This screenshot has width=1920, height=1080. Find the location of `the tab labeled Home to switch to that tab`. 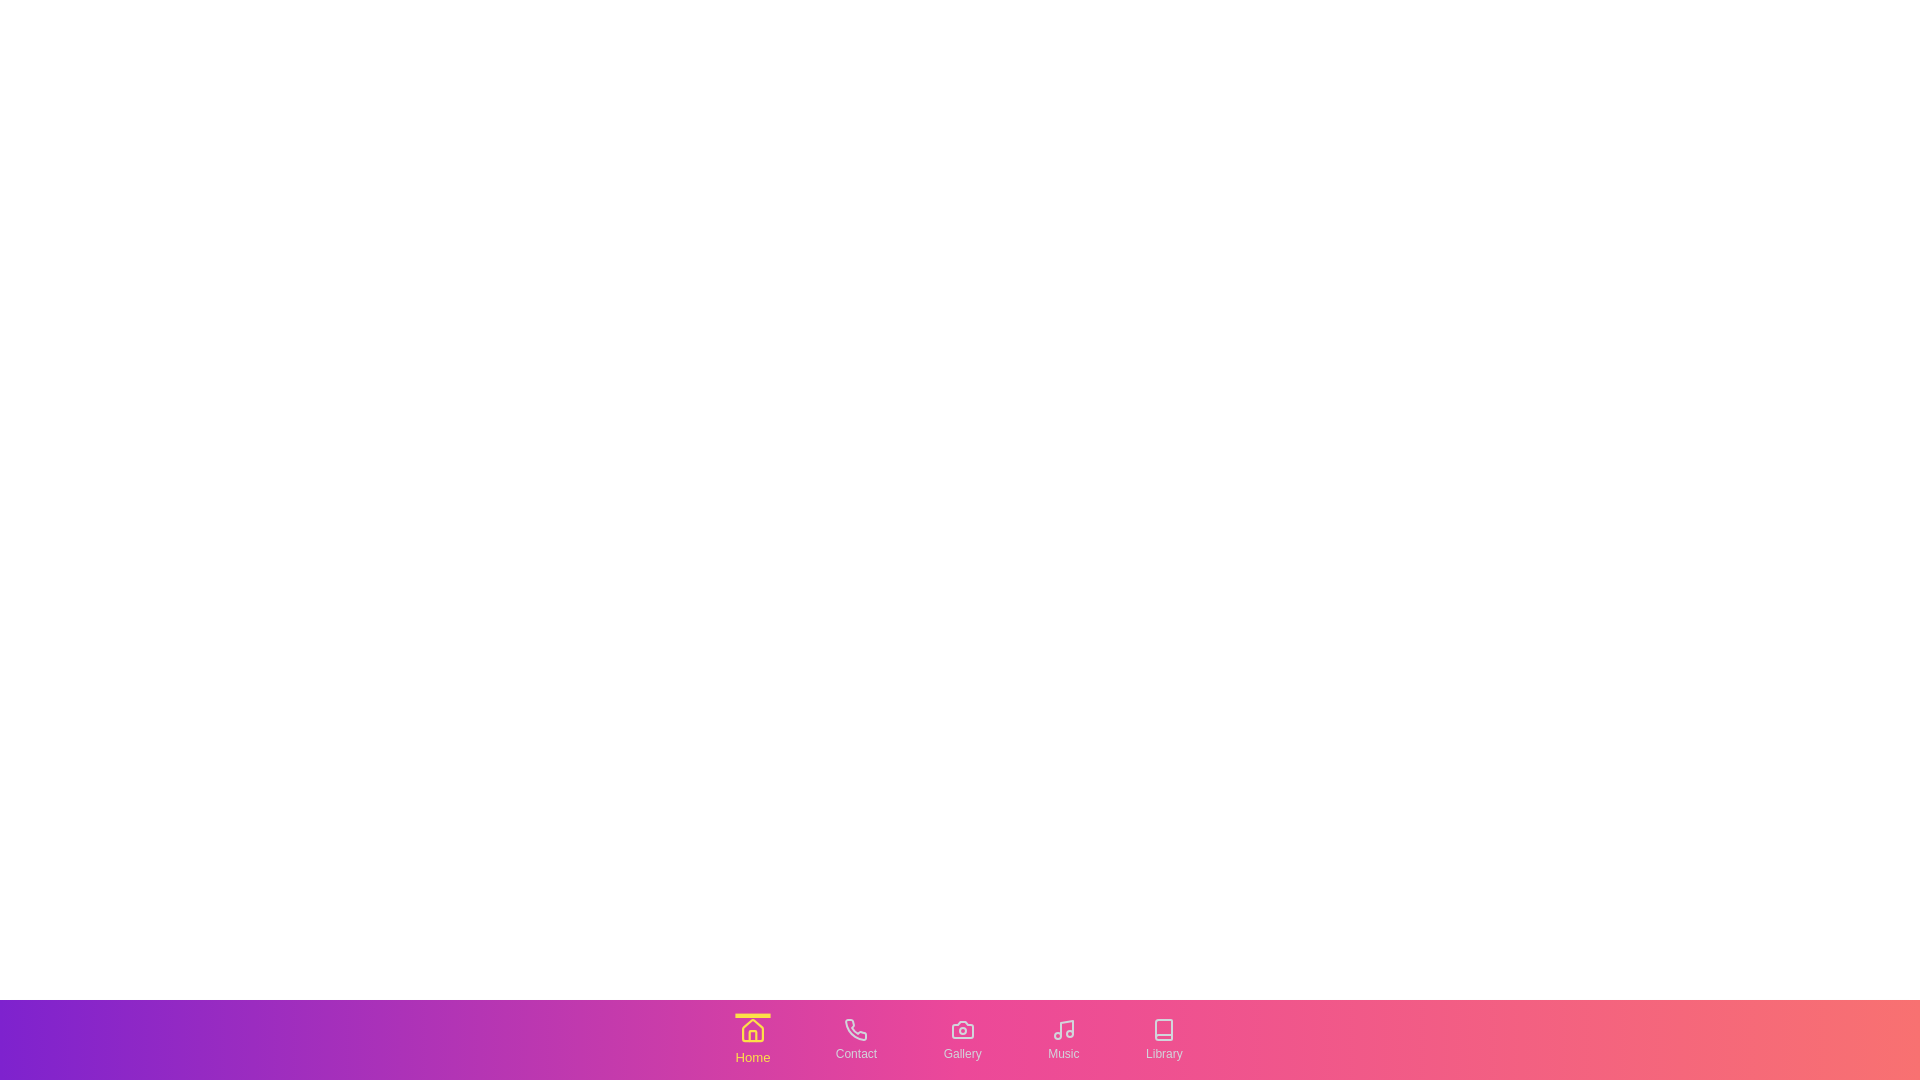

the tab labeled Home to switch to that tab is located at coordinates (752, 1039).